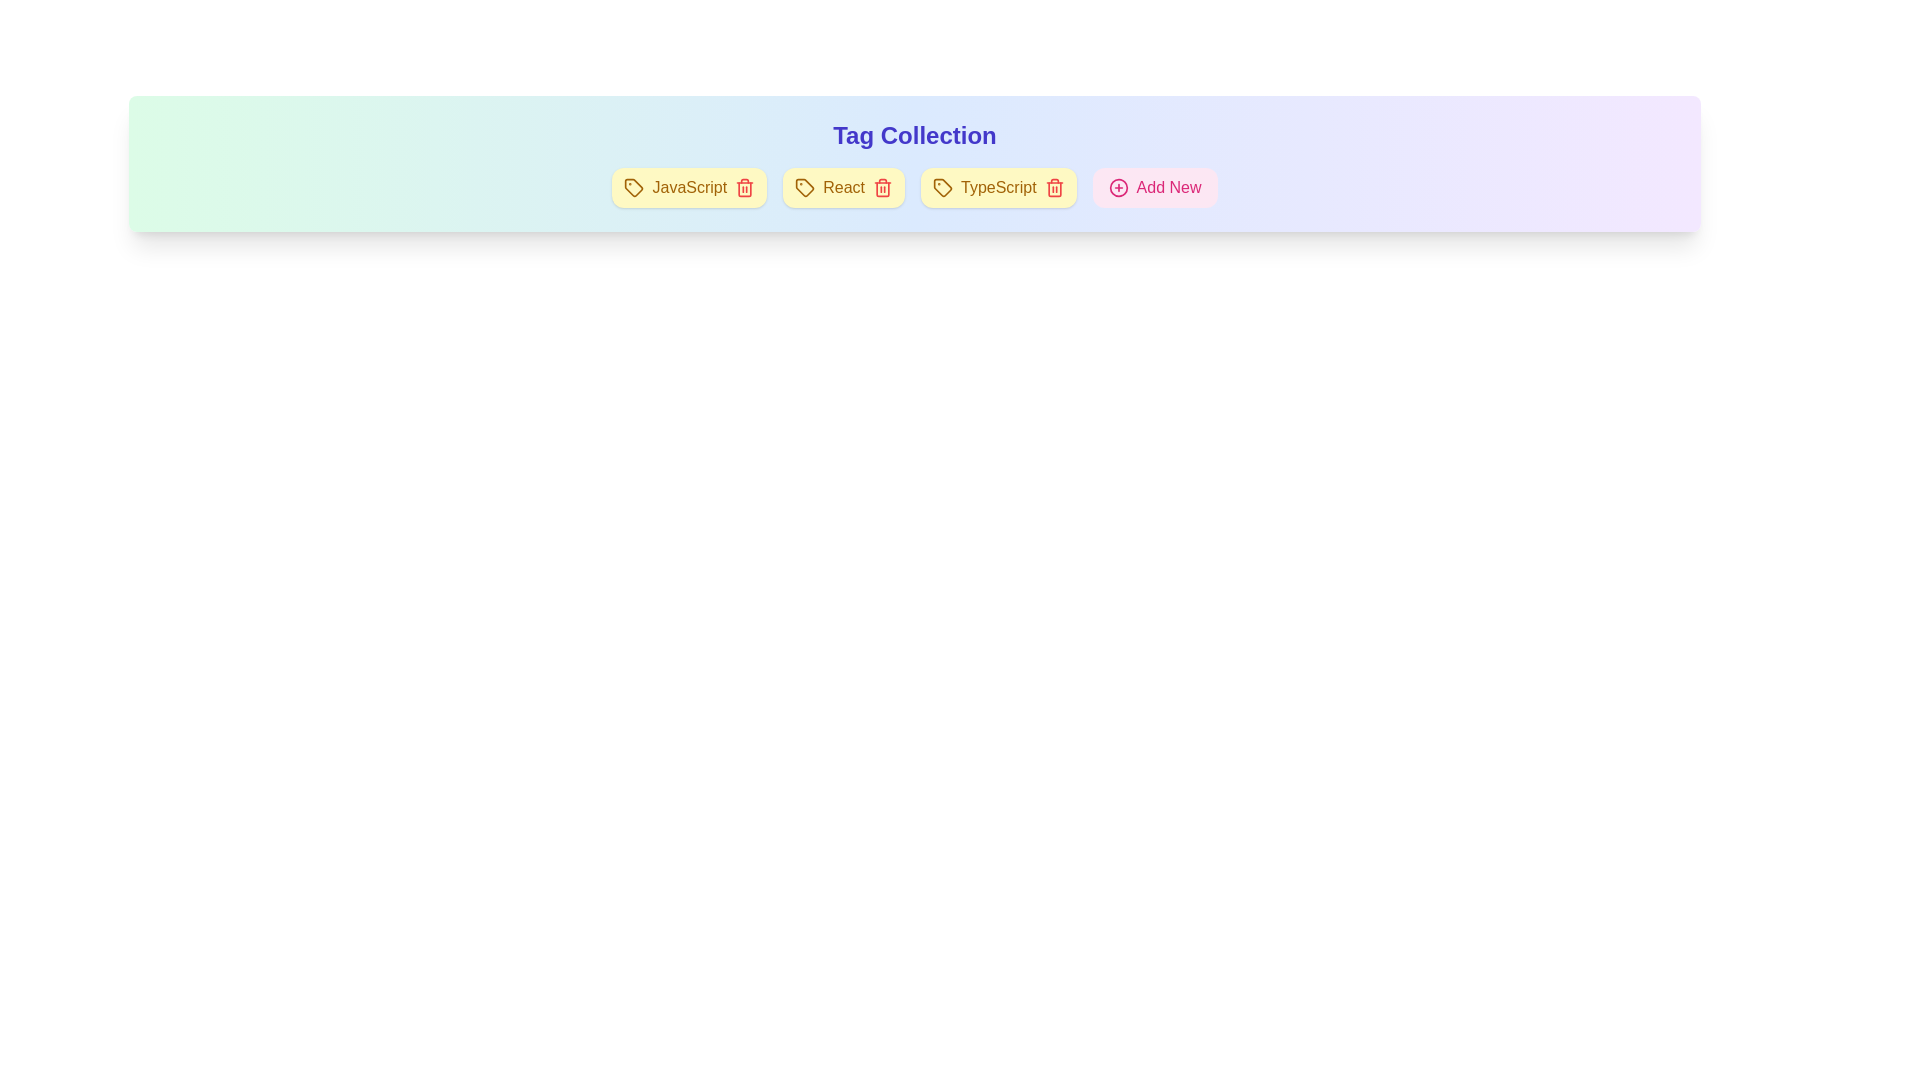 Image resolution: width=1920 pixels, height=1080 pixels. What do you see at coordinates (744, 188) in the screenshot?
I see `the trash icon located to the right of the 'JavaScript' tag` at bounding box center [744, 188].